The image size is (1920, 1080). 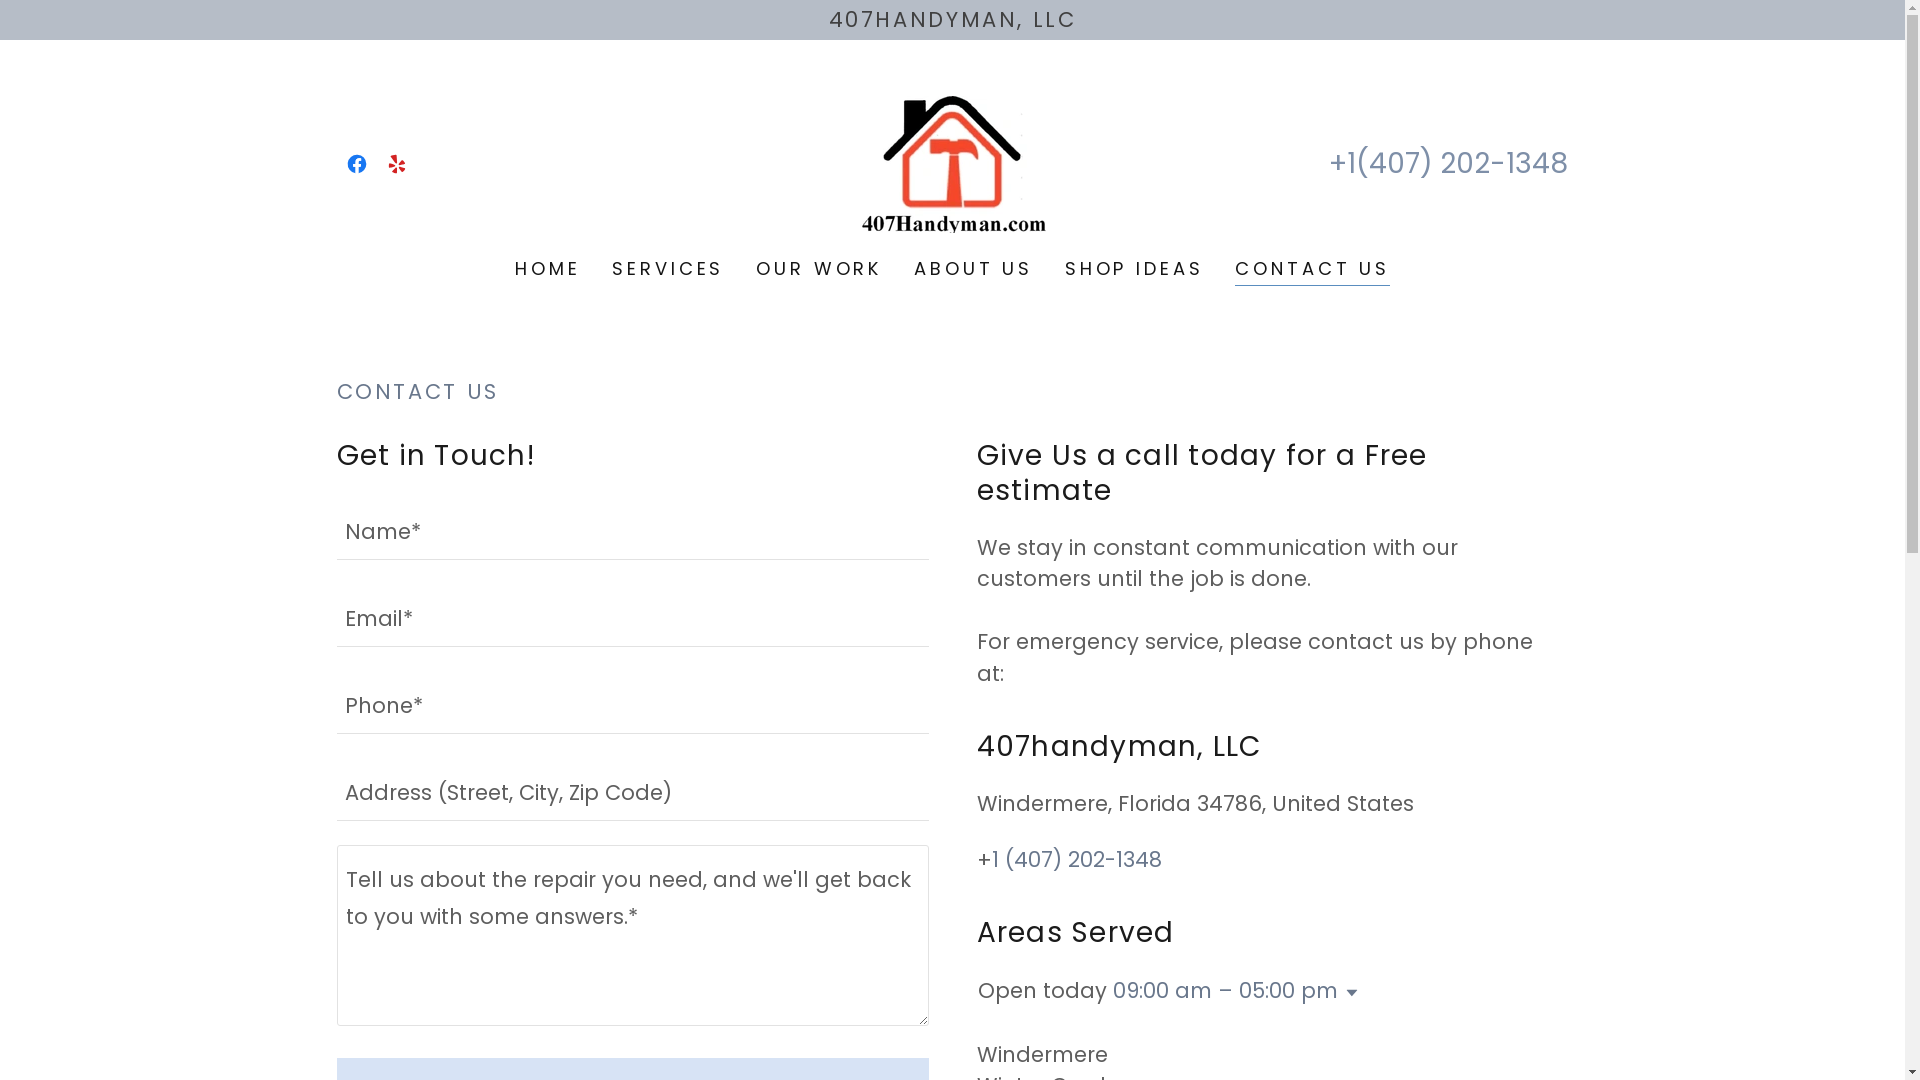 I want to click on '1 (407) 202-1348', so click(x=1075, y=858).